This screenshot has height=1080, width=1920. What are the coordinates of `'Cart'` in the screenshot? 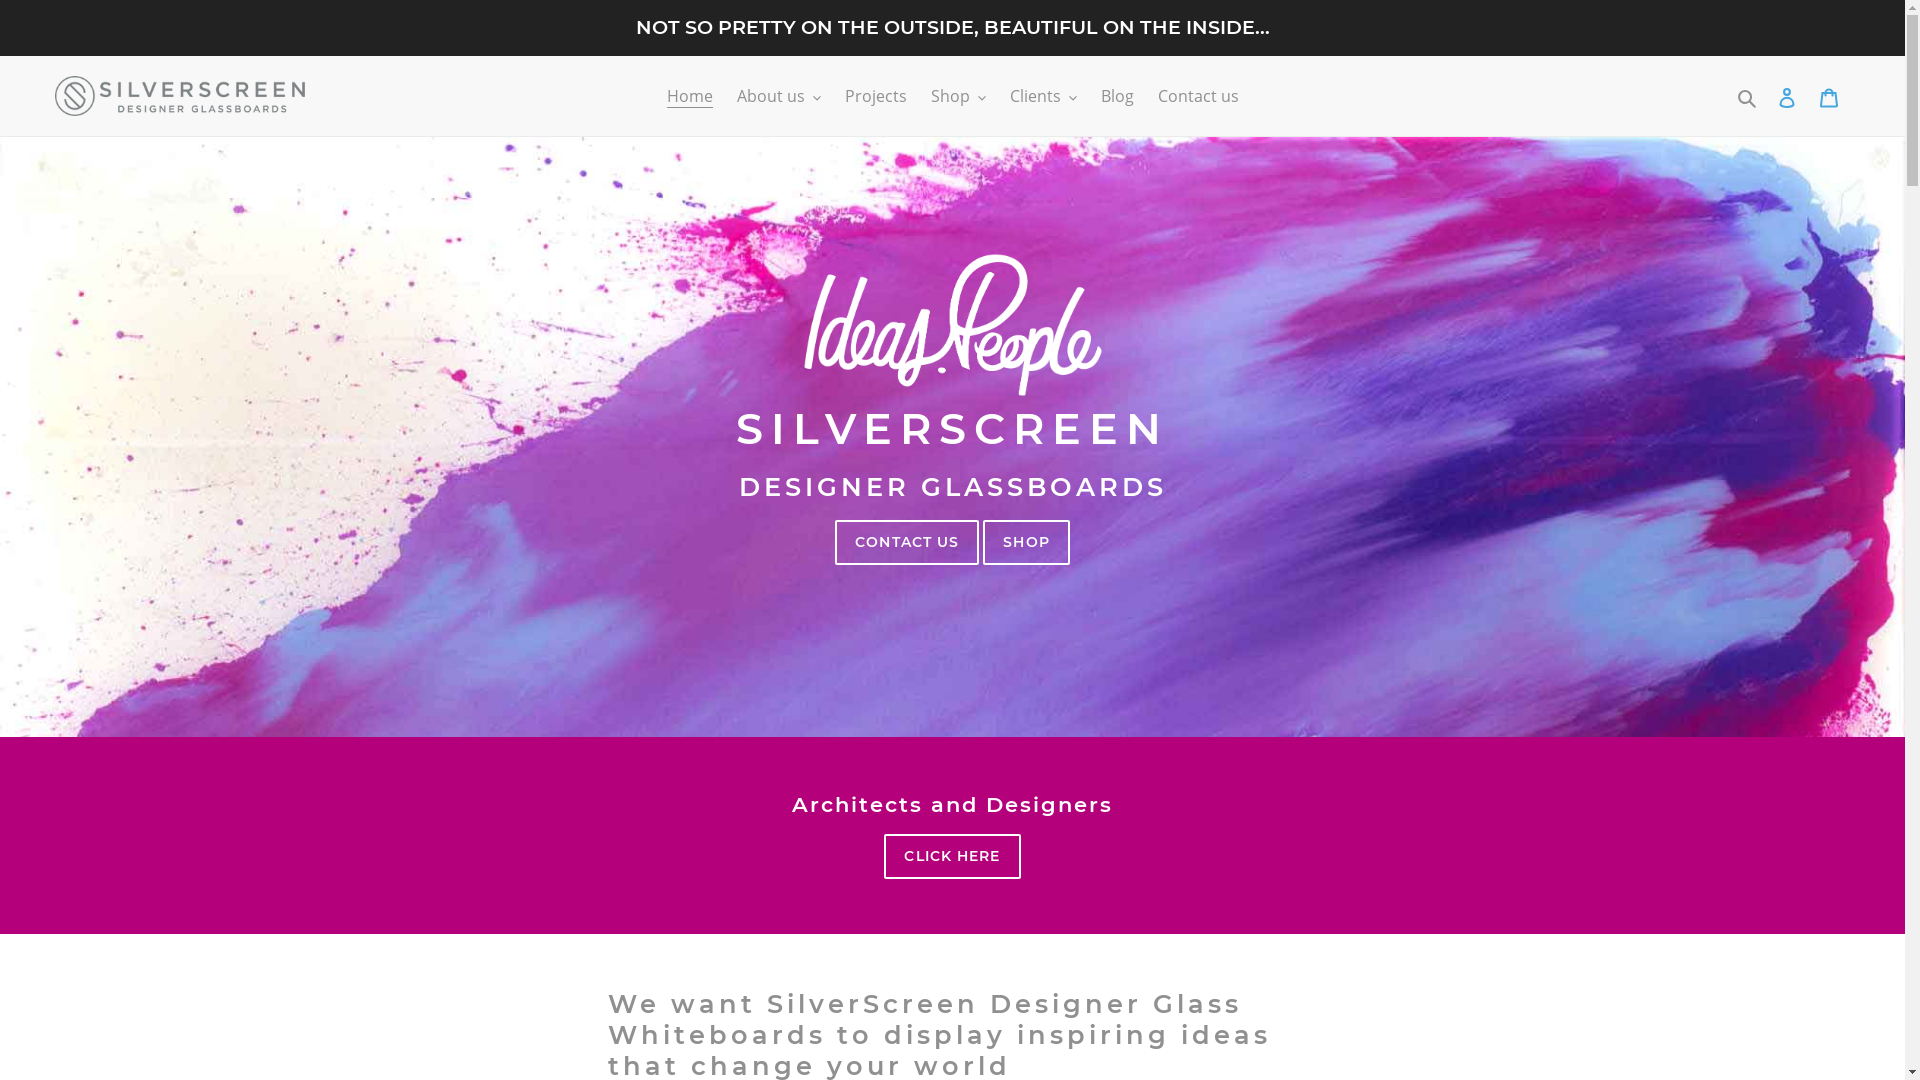 It's located at (1828, 96).